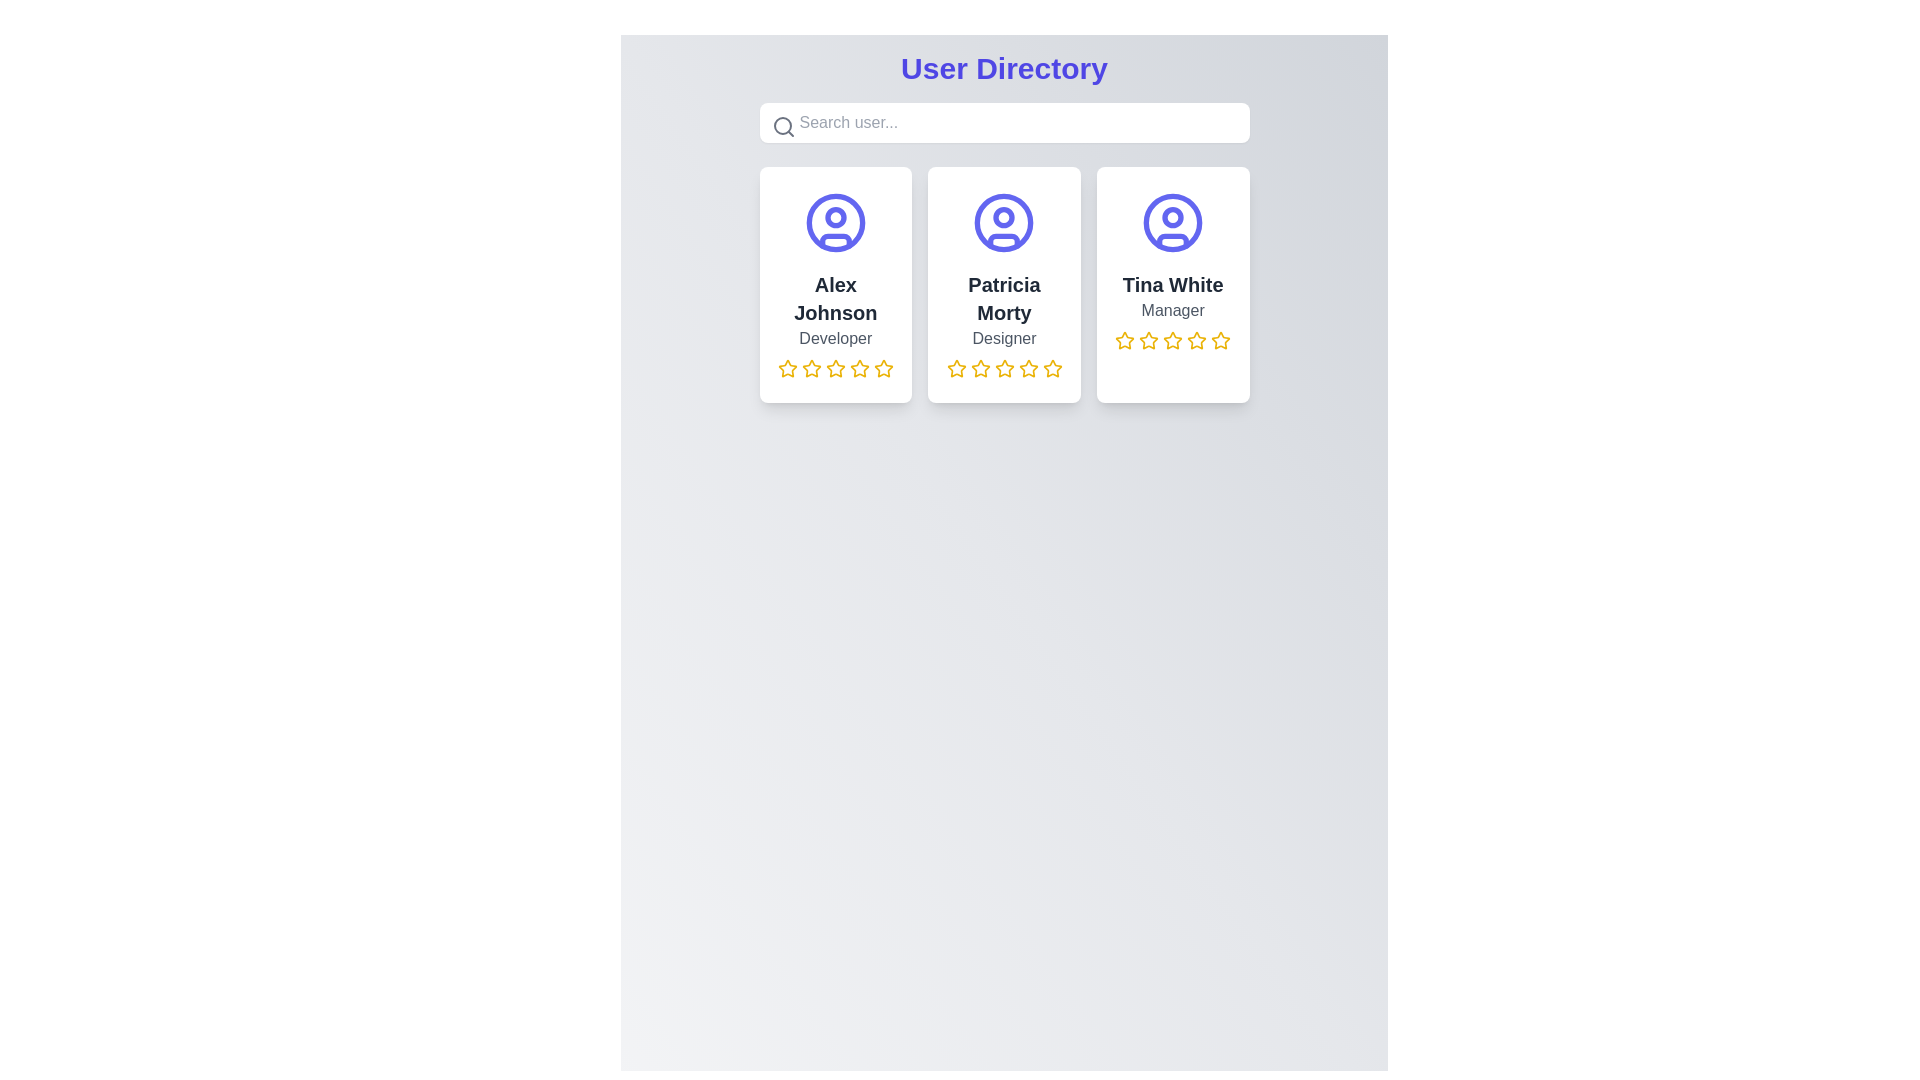  Describe the element at coordinates (835, 368) in the screenshot. I see `the second yellow star icon in the rating component under the 'Alex Johnson' user card` at that location.